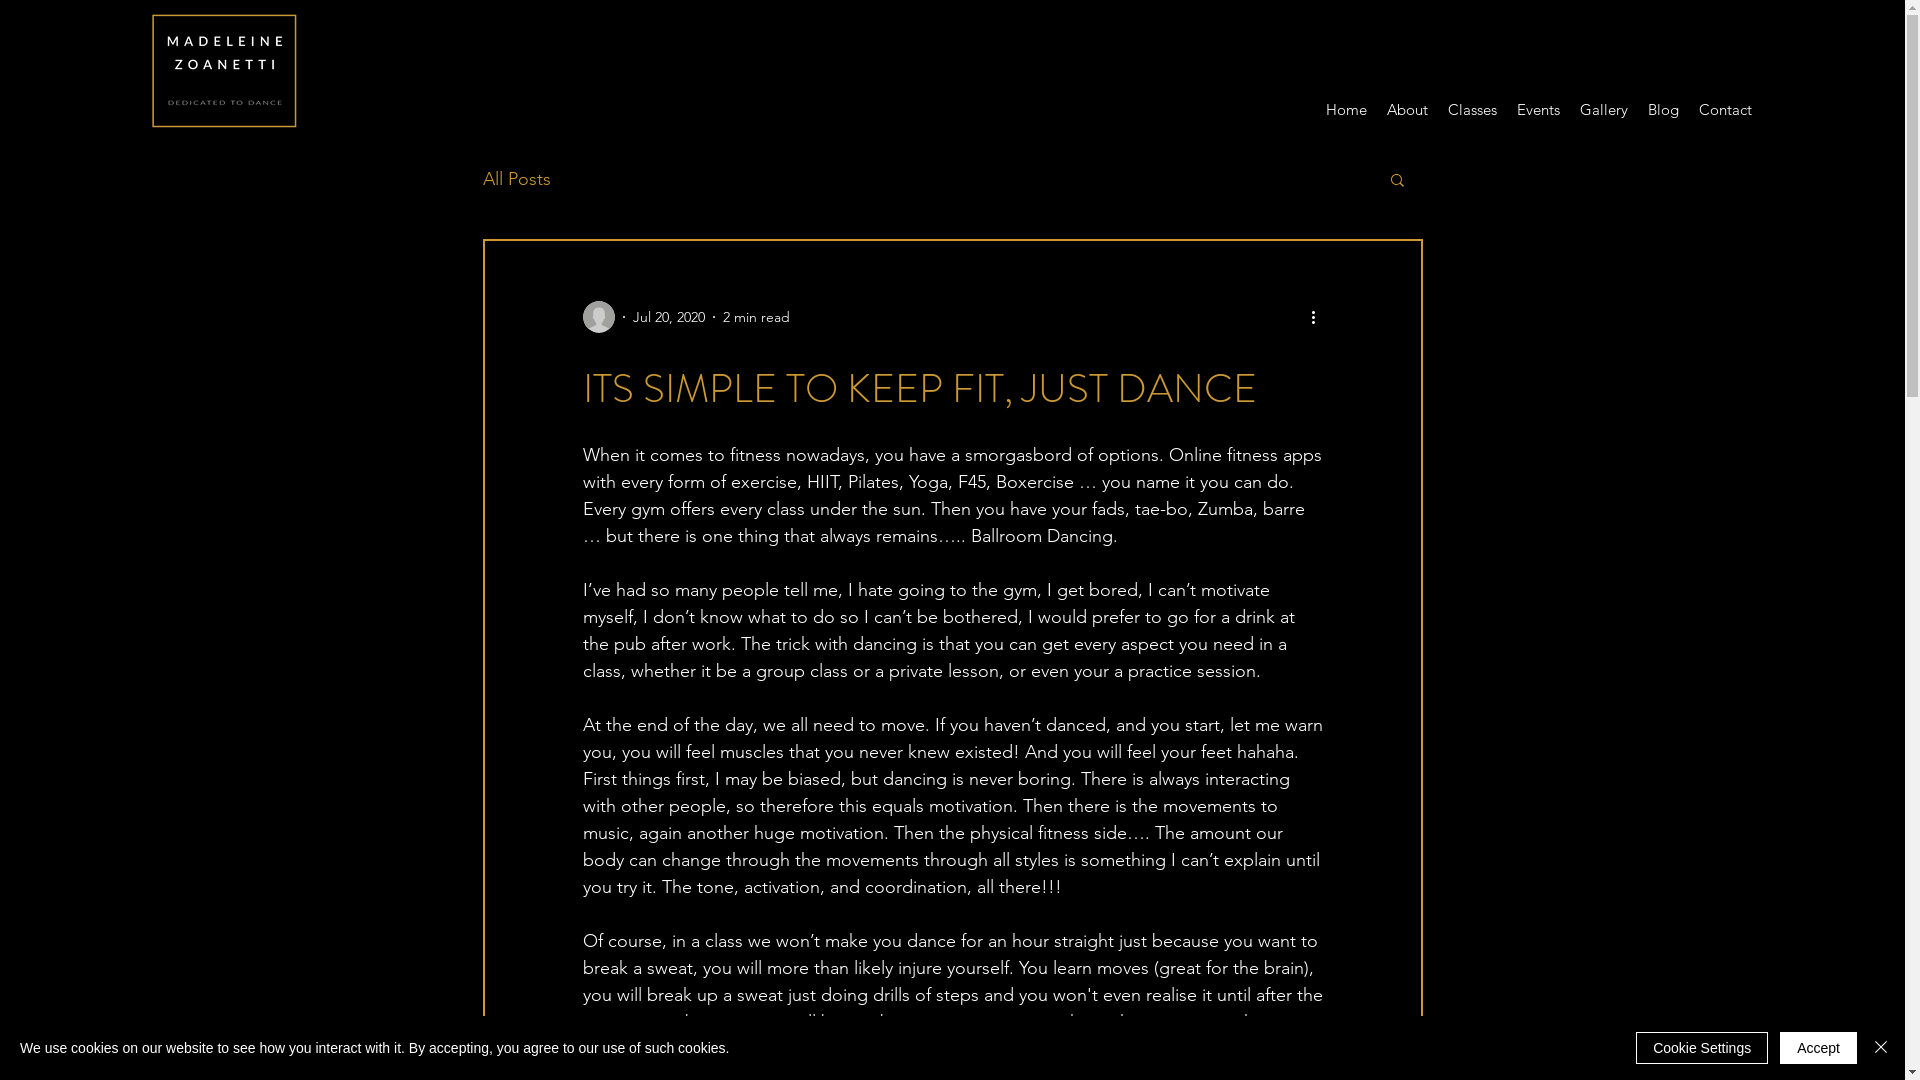  I want to click on 'Contact', so click(1724, 109).